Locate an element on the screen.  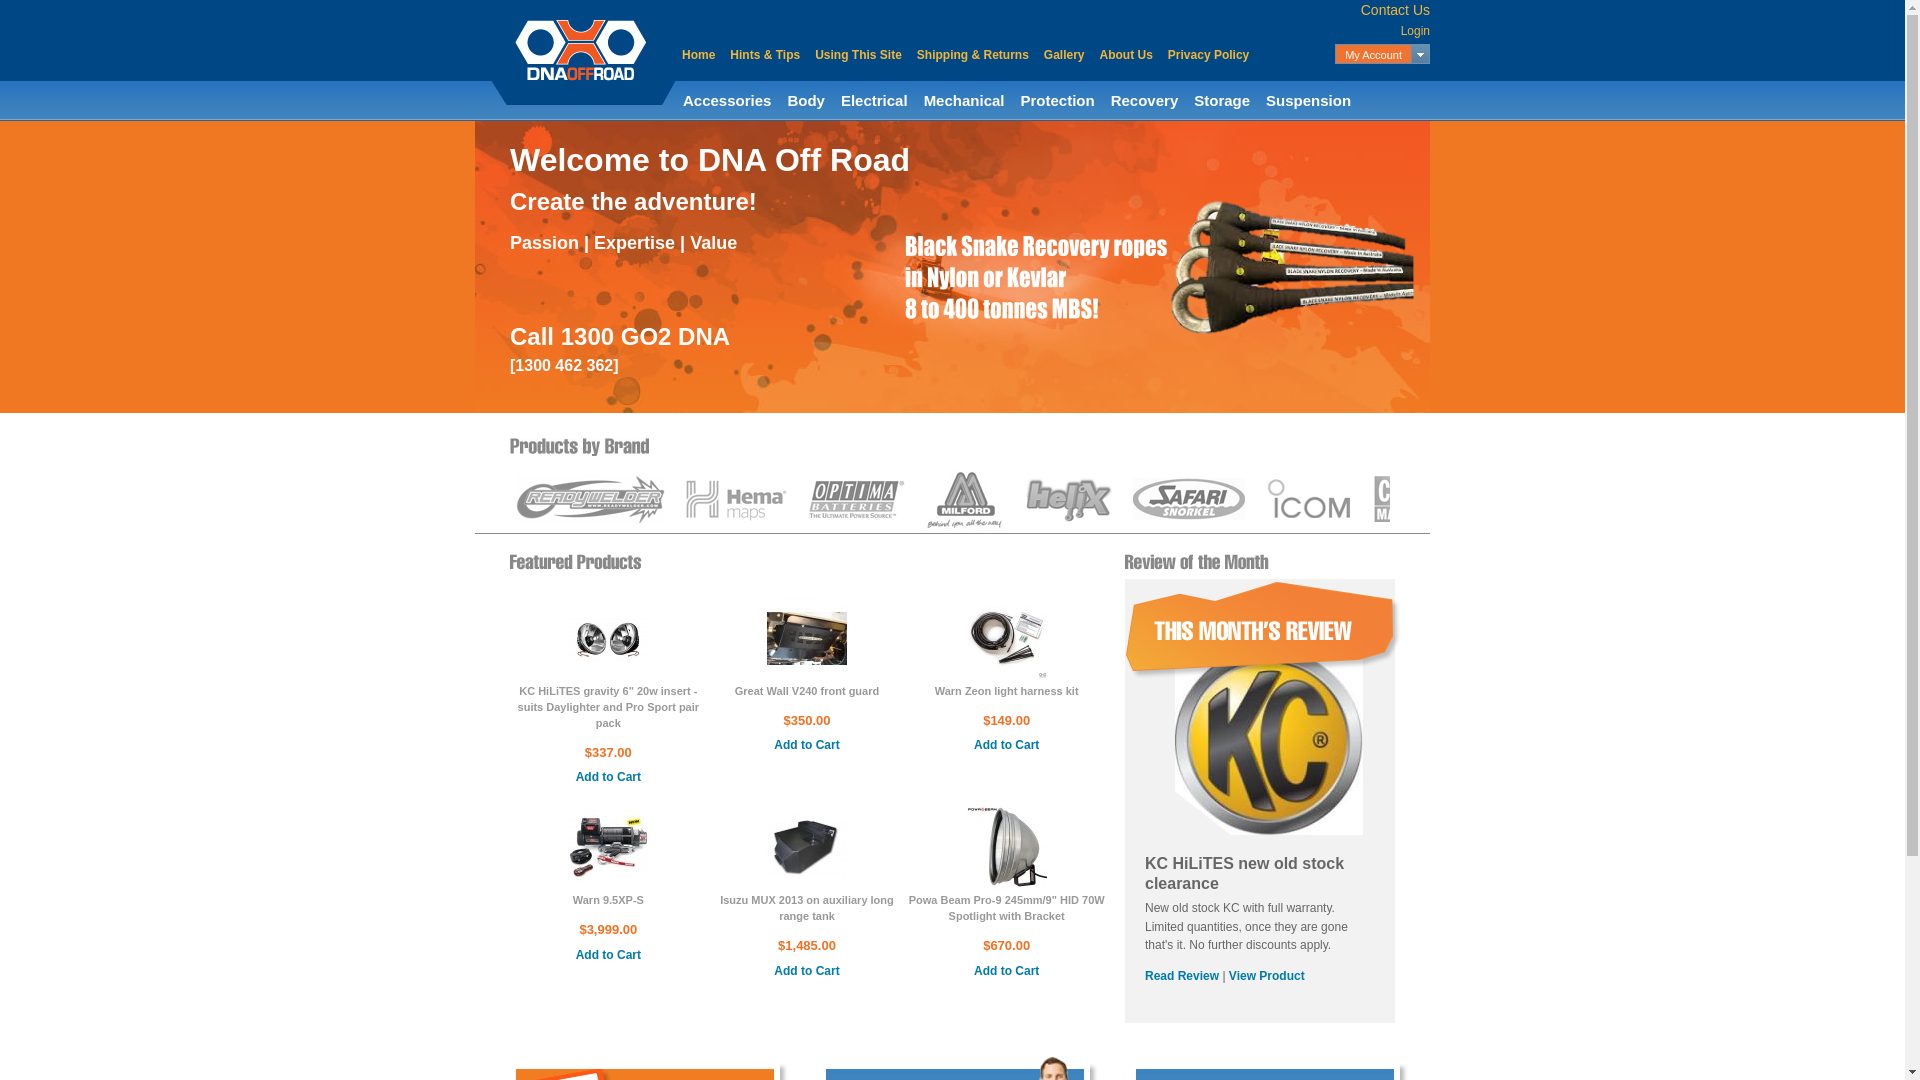
'Hints & Tips' is located at coordinates (728, 53).